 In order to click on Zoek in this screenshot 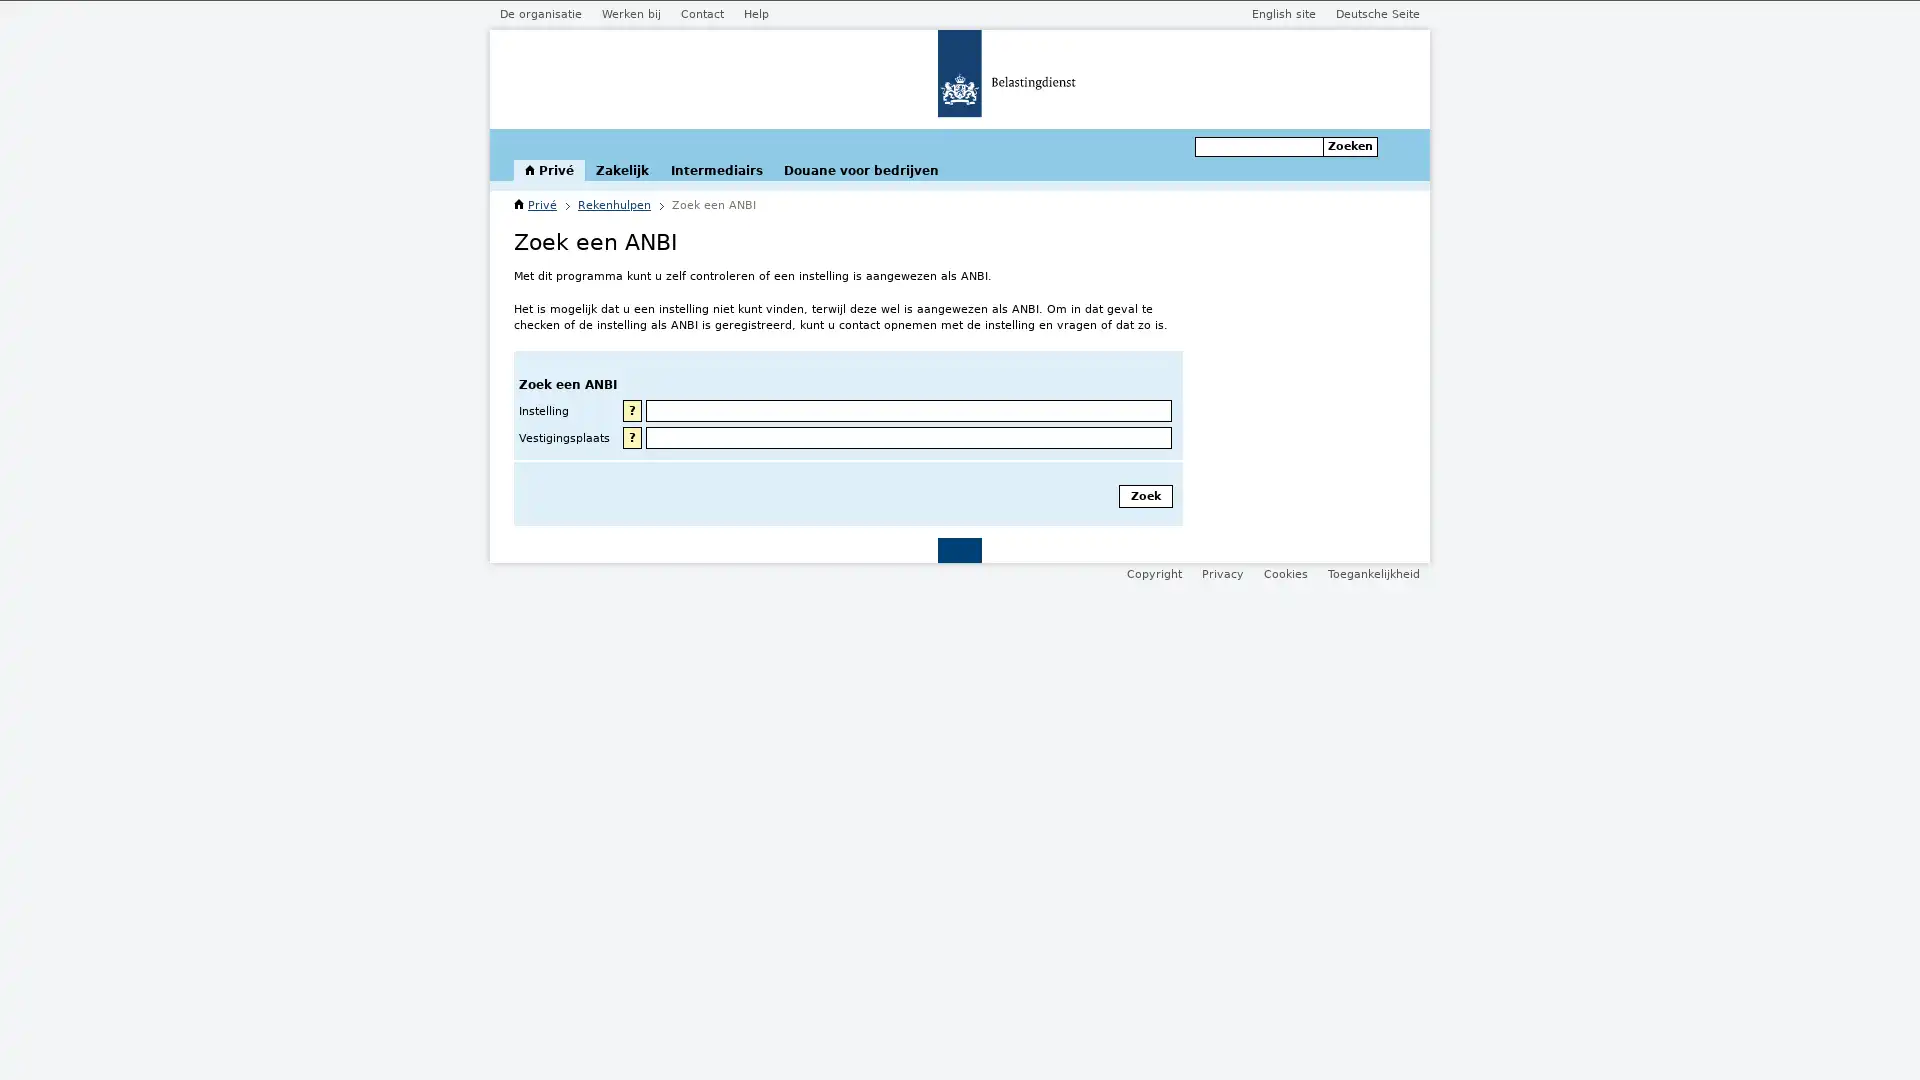, I will do `click(1146, 495)`.